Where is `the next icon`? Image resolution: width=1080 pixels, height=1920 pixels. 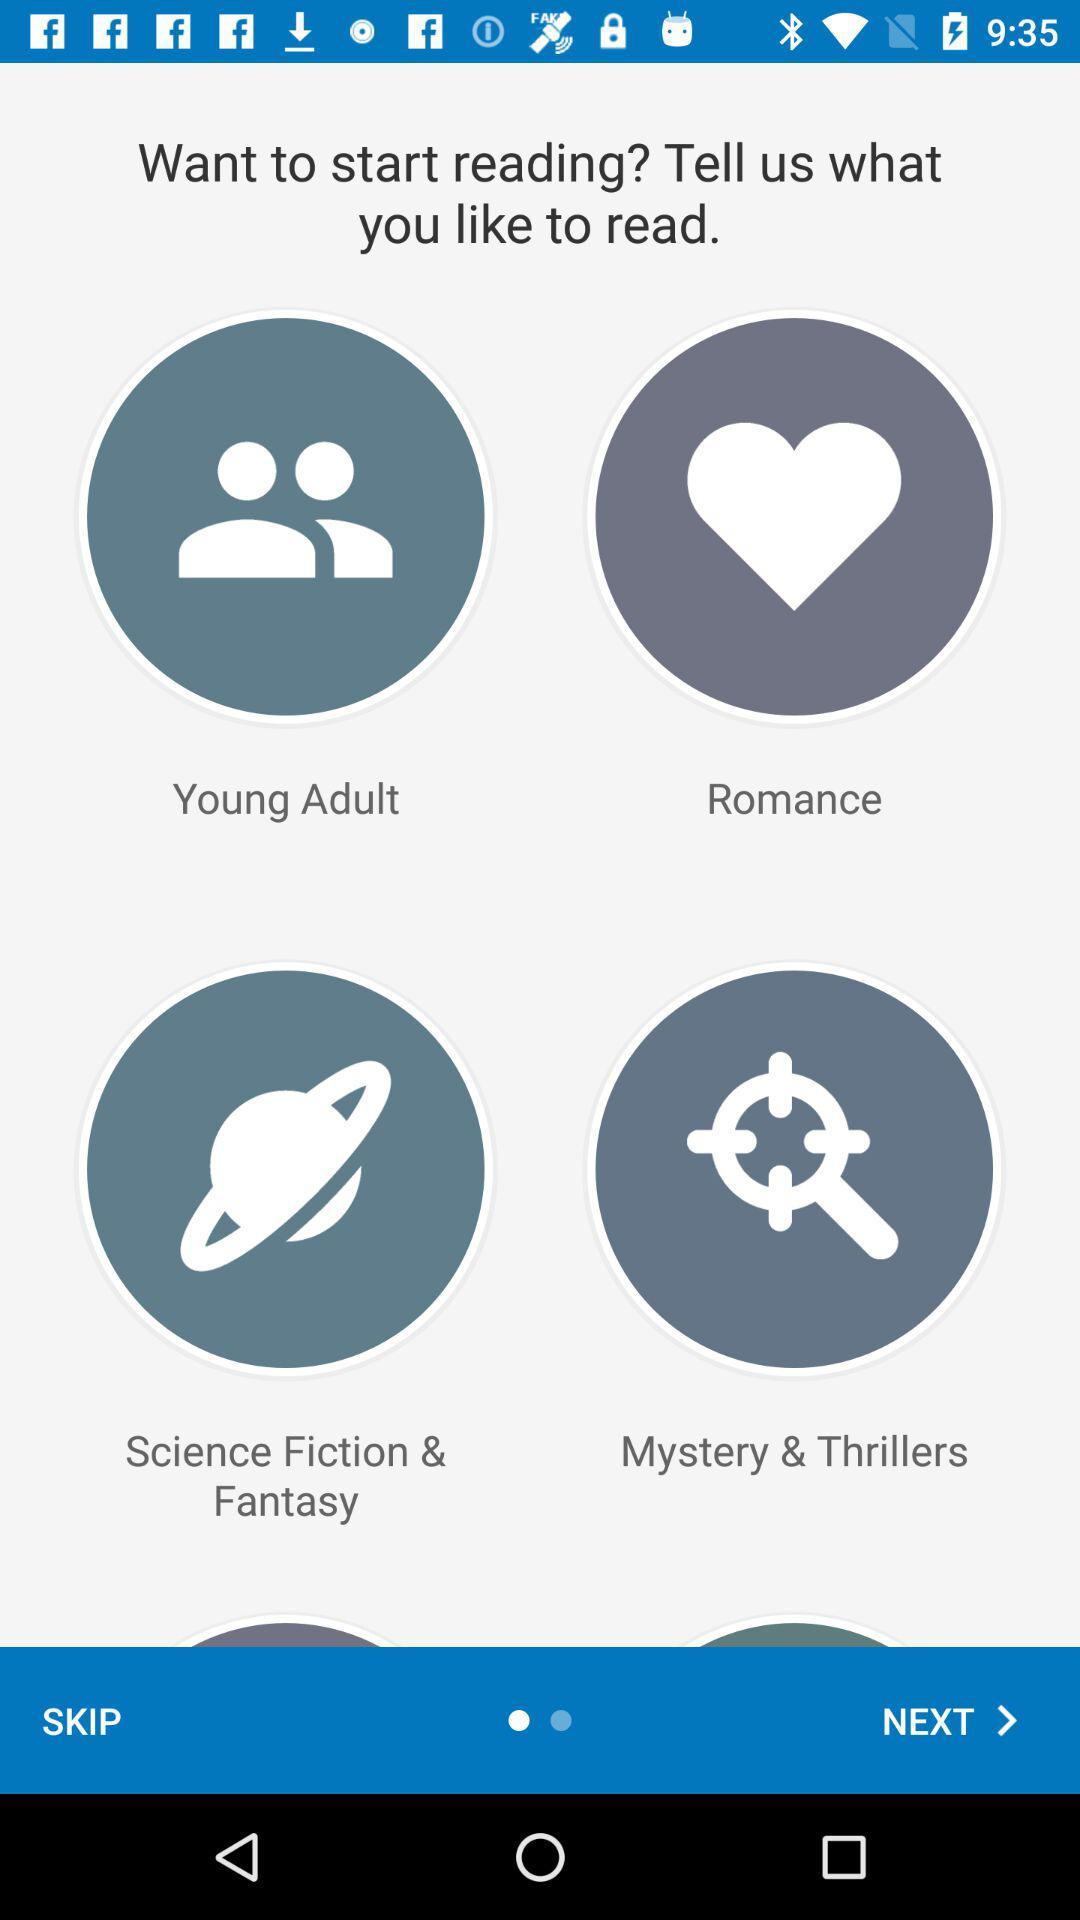 the next icon is located at coordinates (959, 1719).